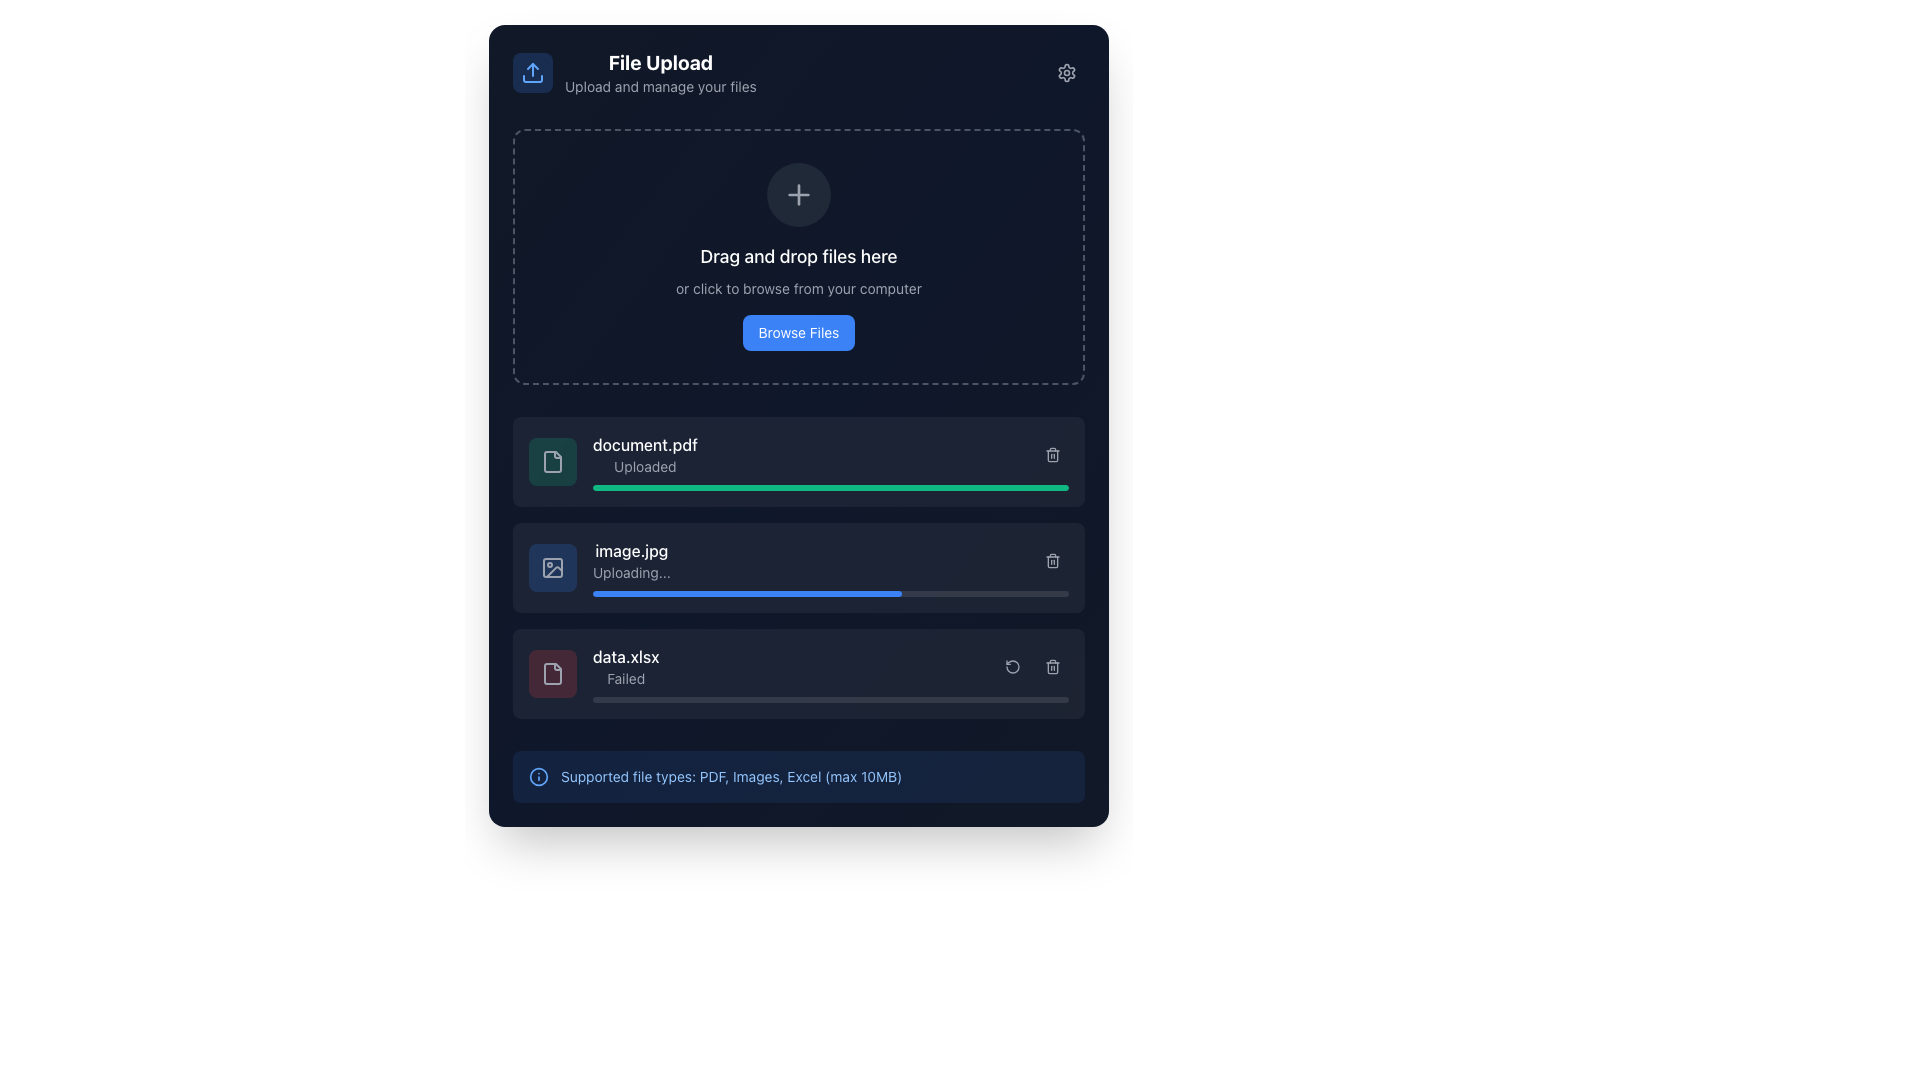 The image size is (1920, 1080). Describe the element at coordinates (660, 61) in the screenshot. I see `the bold, white text label reading 'File Upload' which is positioned at the top-left corner of the interface, above the subtitle 'Upload and manage your files'` at that location.